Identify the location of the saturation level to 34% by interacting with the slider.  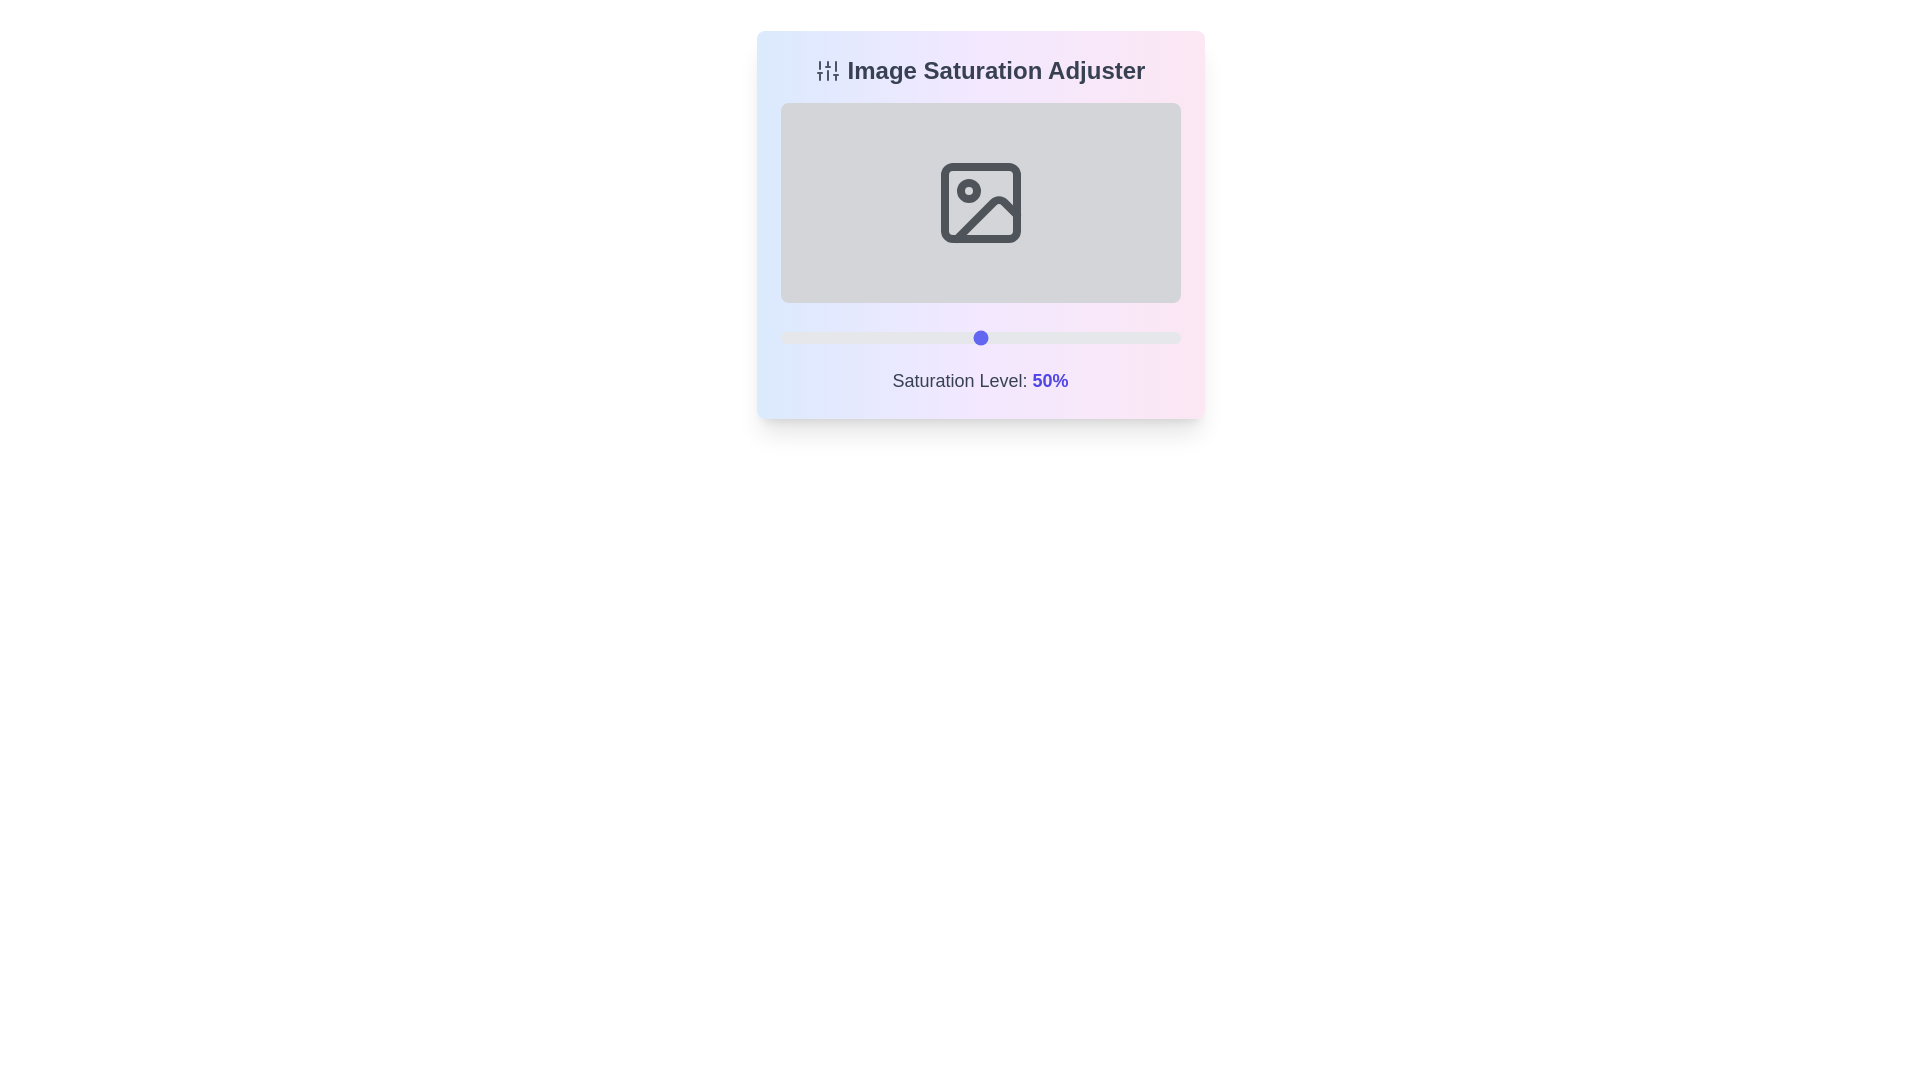
(915, 337).